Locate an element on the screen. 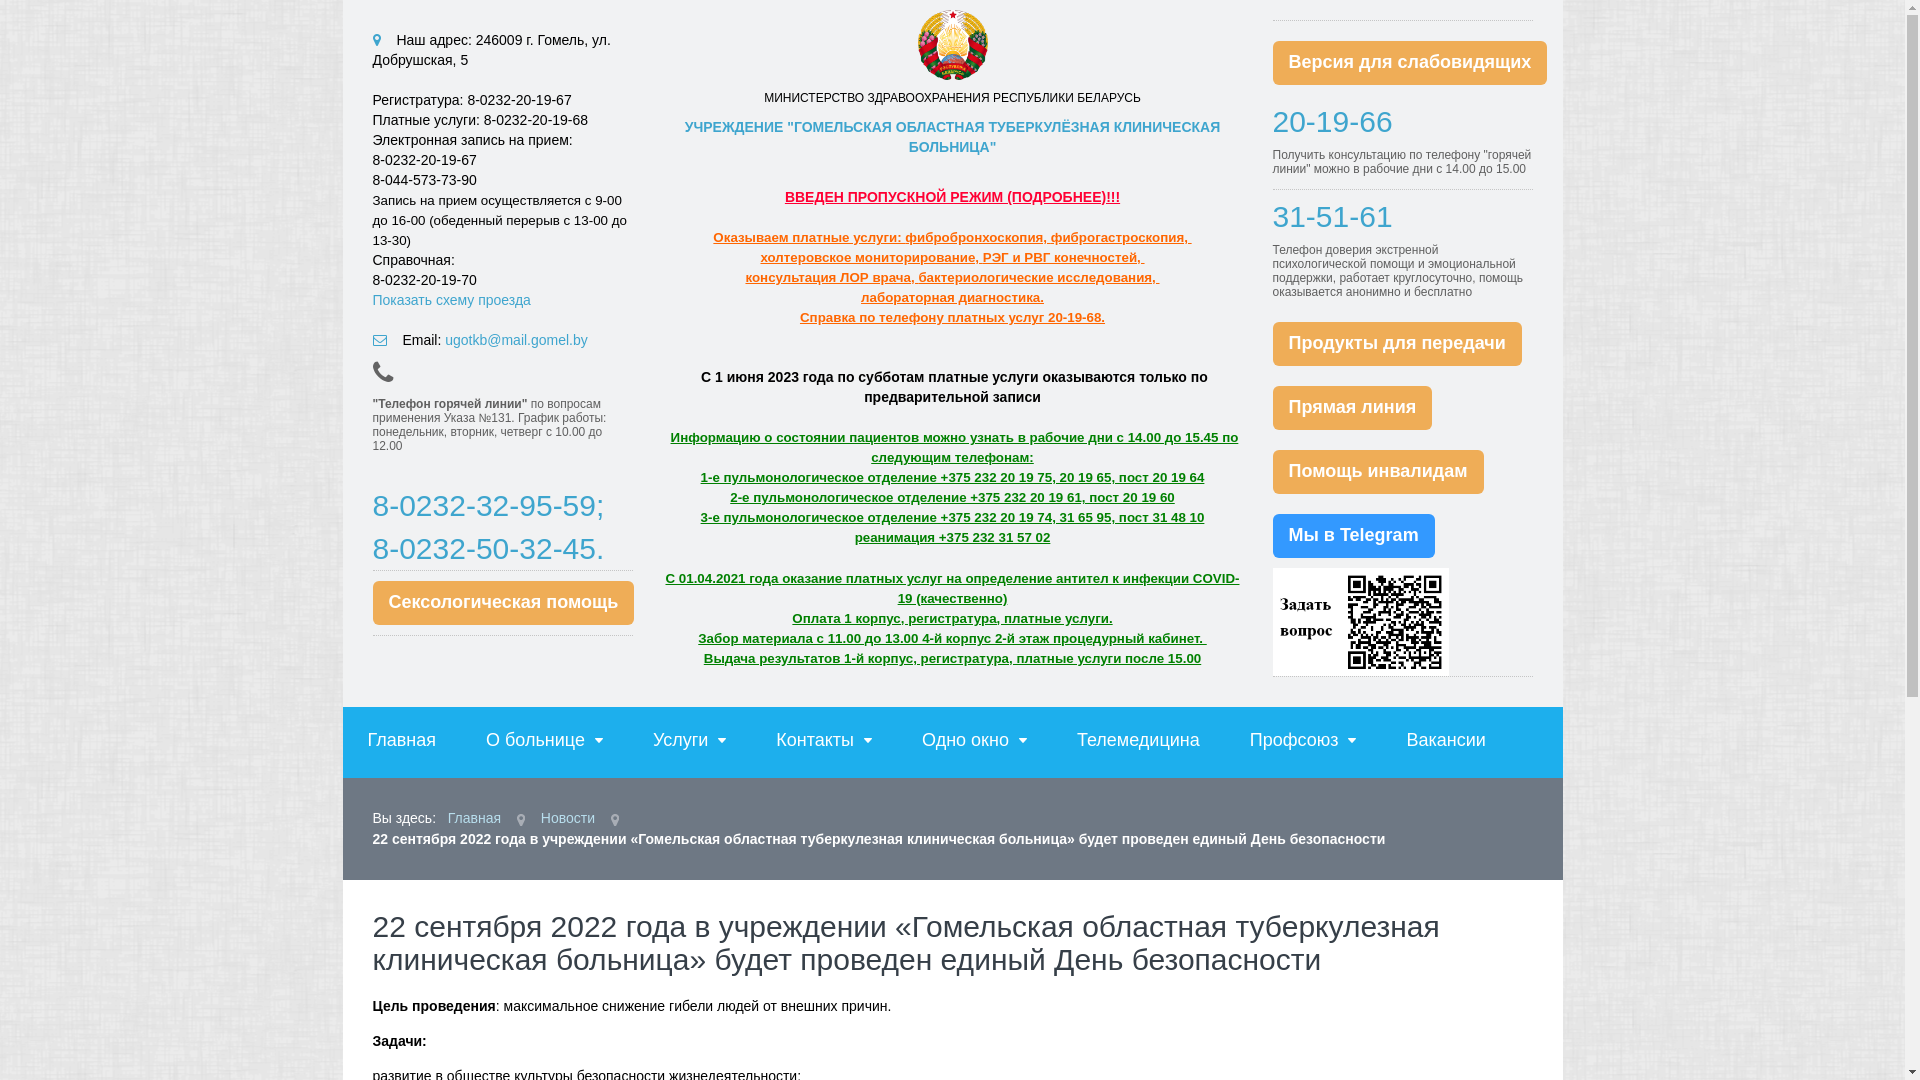 Image resolution: width=1920 pixels, height=1080 pixels. 'ugotkb@mail.gomel.by' is located at coordinates (516, 338).